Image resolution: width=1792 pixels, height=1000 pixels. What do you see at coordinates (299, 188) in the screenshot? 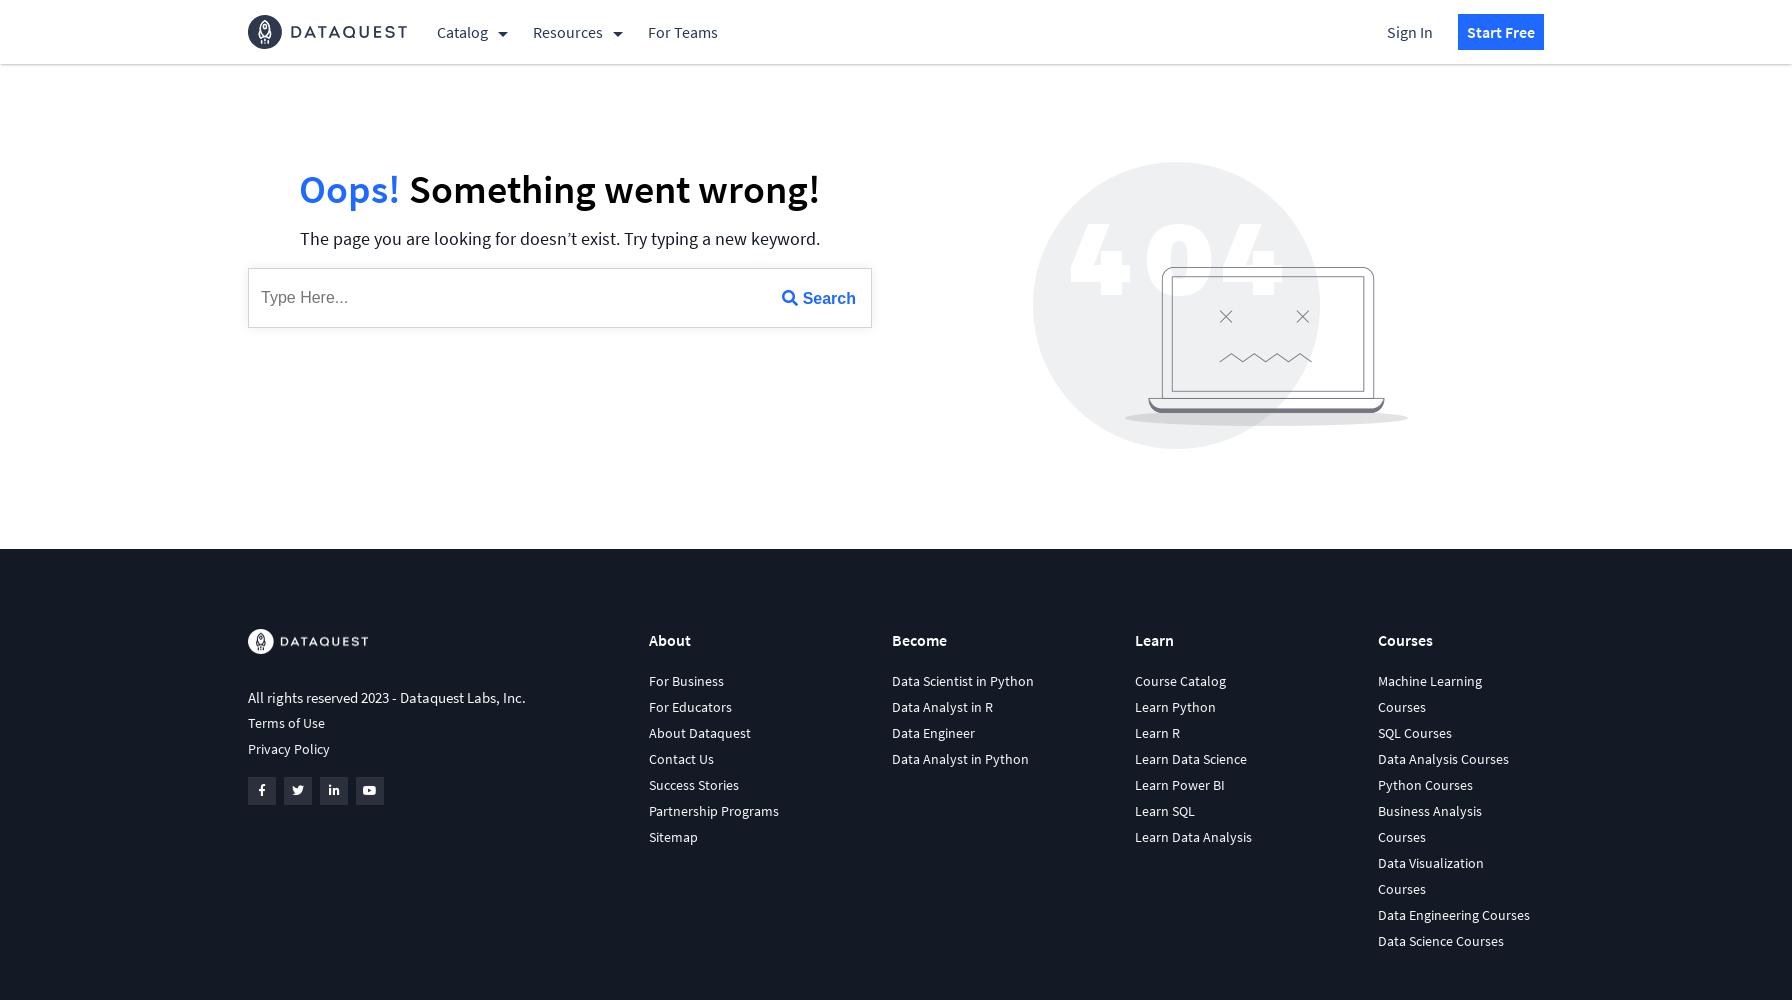
I see `'Oops!'` at bounding box center [299, 188].